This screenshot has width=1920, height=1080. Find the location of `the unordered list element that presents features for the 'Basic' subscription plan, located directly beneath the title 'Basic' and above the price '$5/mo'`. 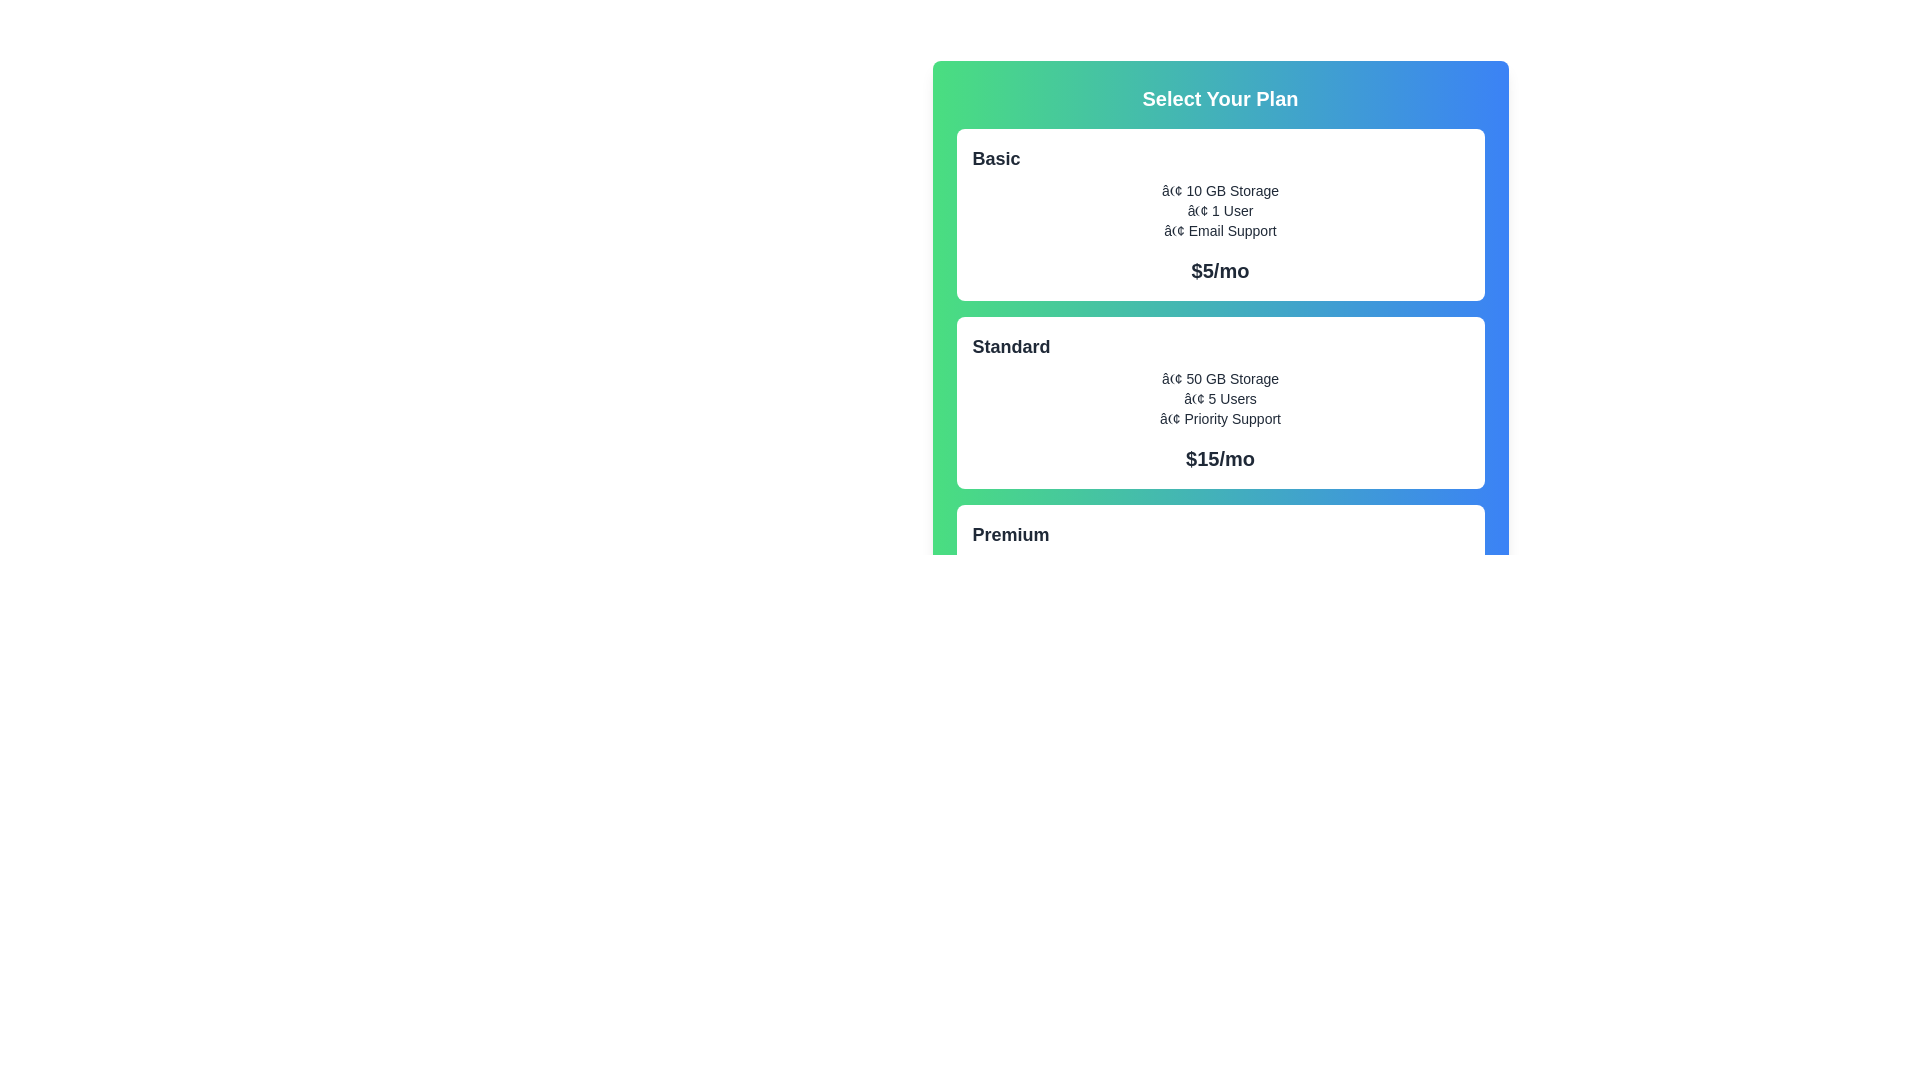

the unordered list element that presents features for the 'Basic' subscription plan, located directly beneath the title 'Basic' and above the price '$5/mo' is located at coordinates (1219, 211).